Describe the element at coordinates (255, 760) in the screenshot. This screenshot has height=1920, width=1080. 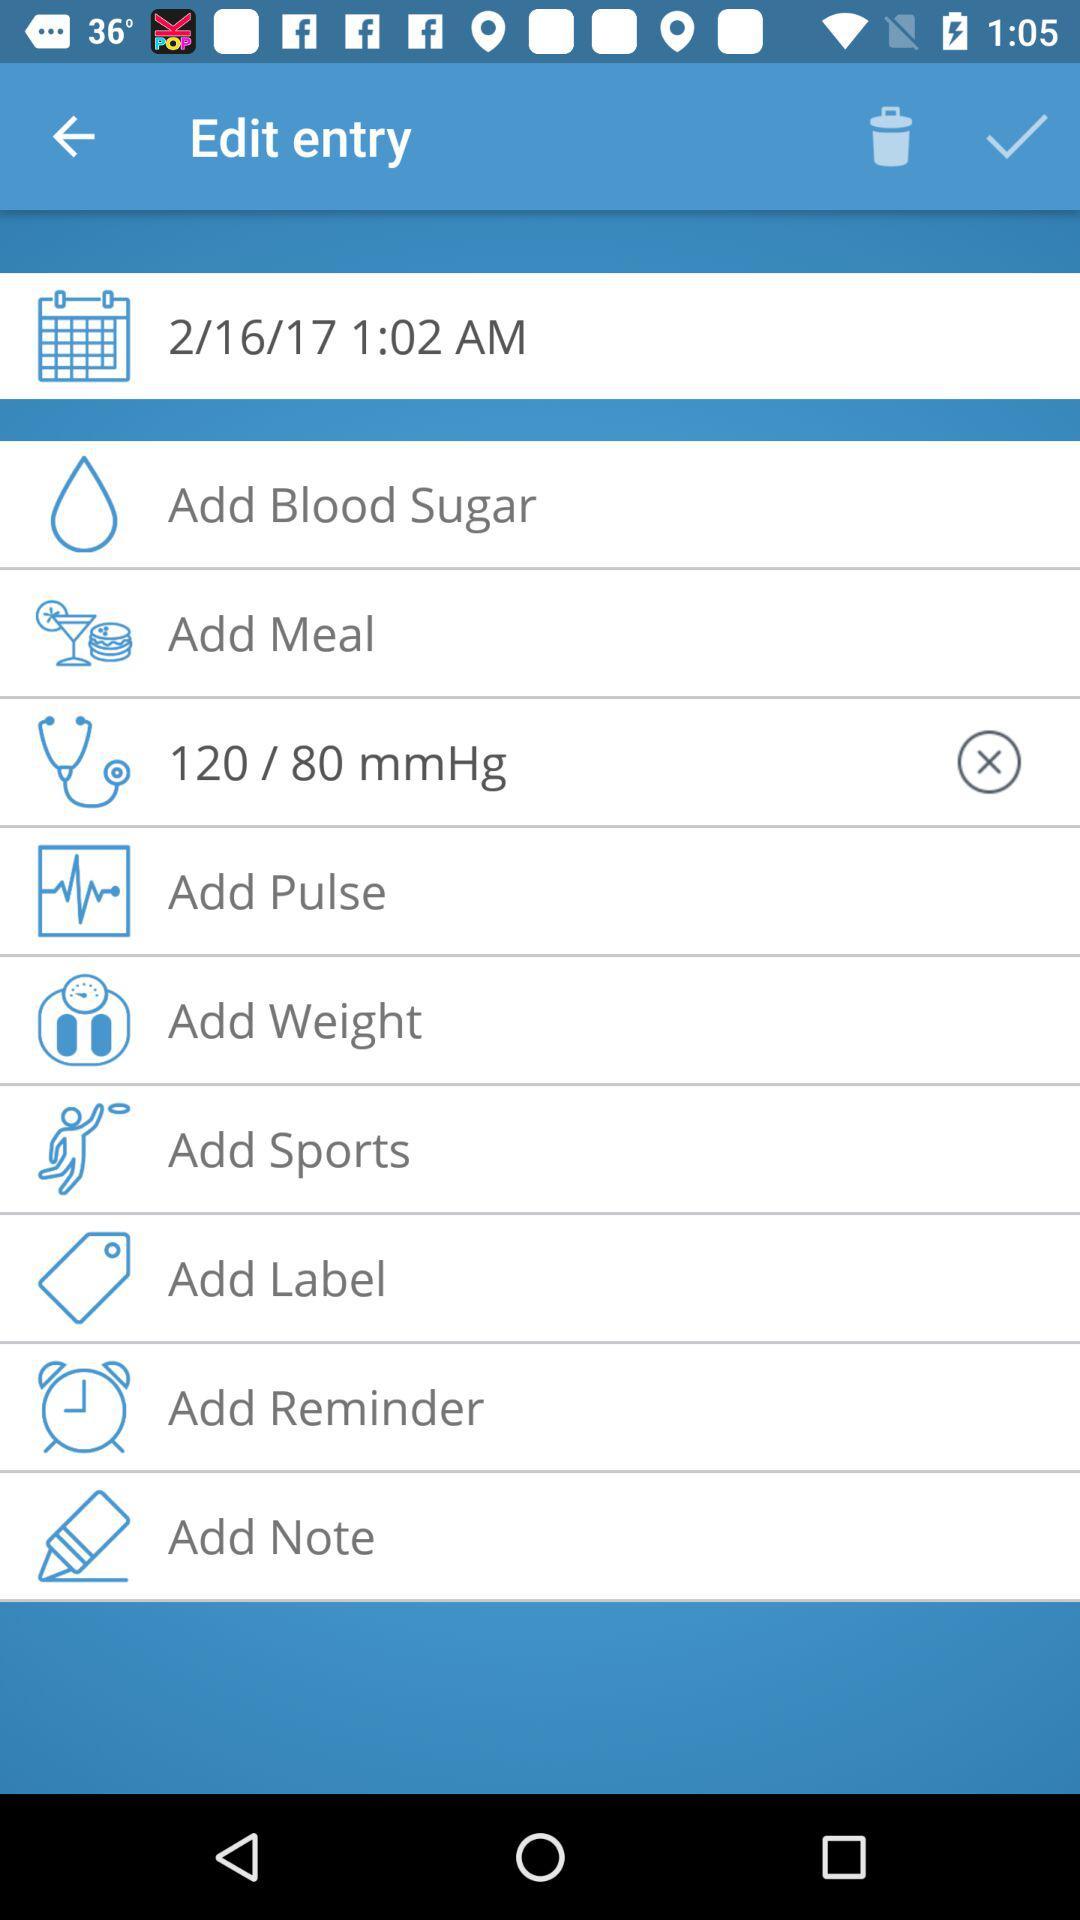
I see `120 / 80 icon` at that location.